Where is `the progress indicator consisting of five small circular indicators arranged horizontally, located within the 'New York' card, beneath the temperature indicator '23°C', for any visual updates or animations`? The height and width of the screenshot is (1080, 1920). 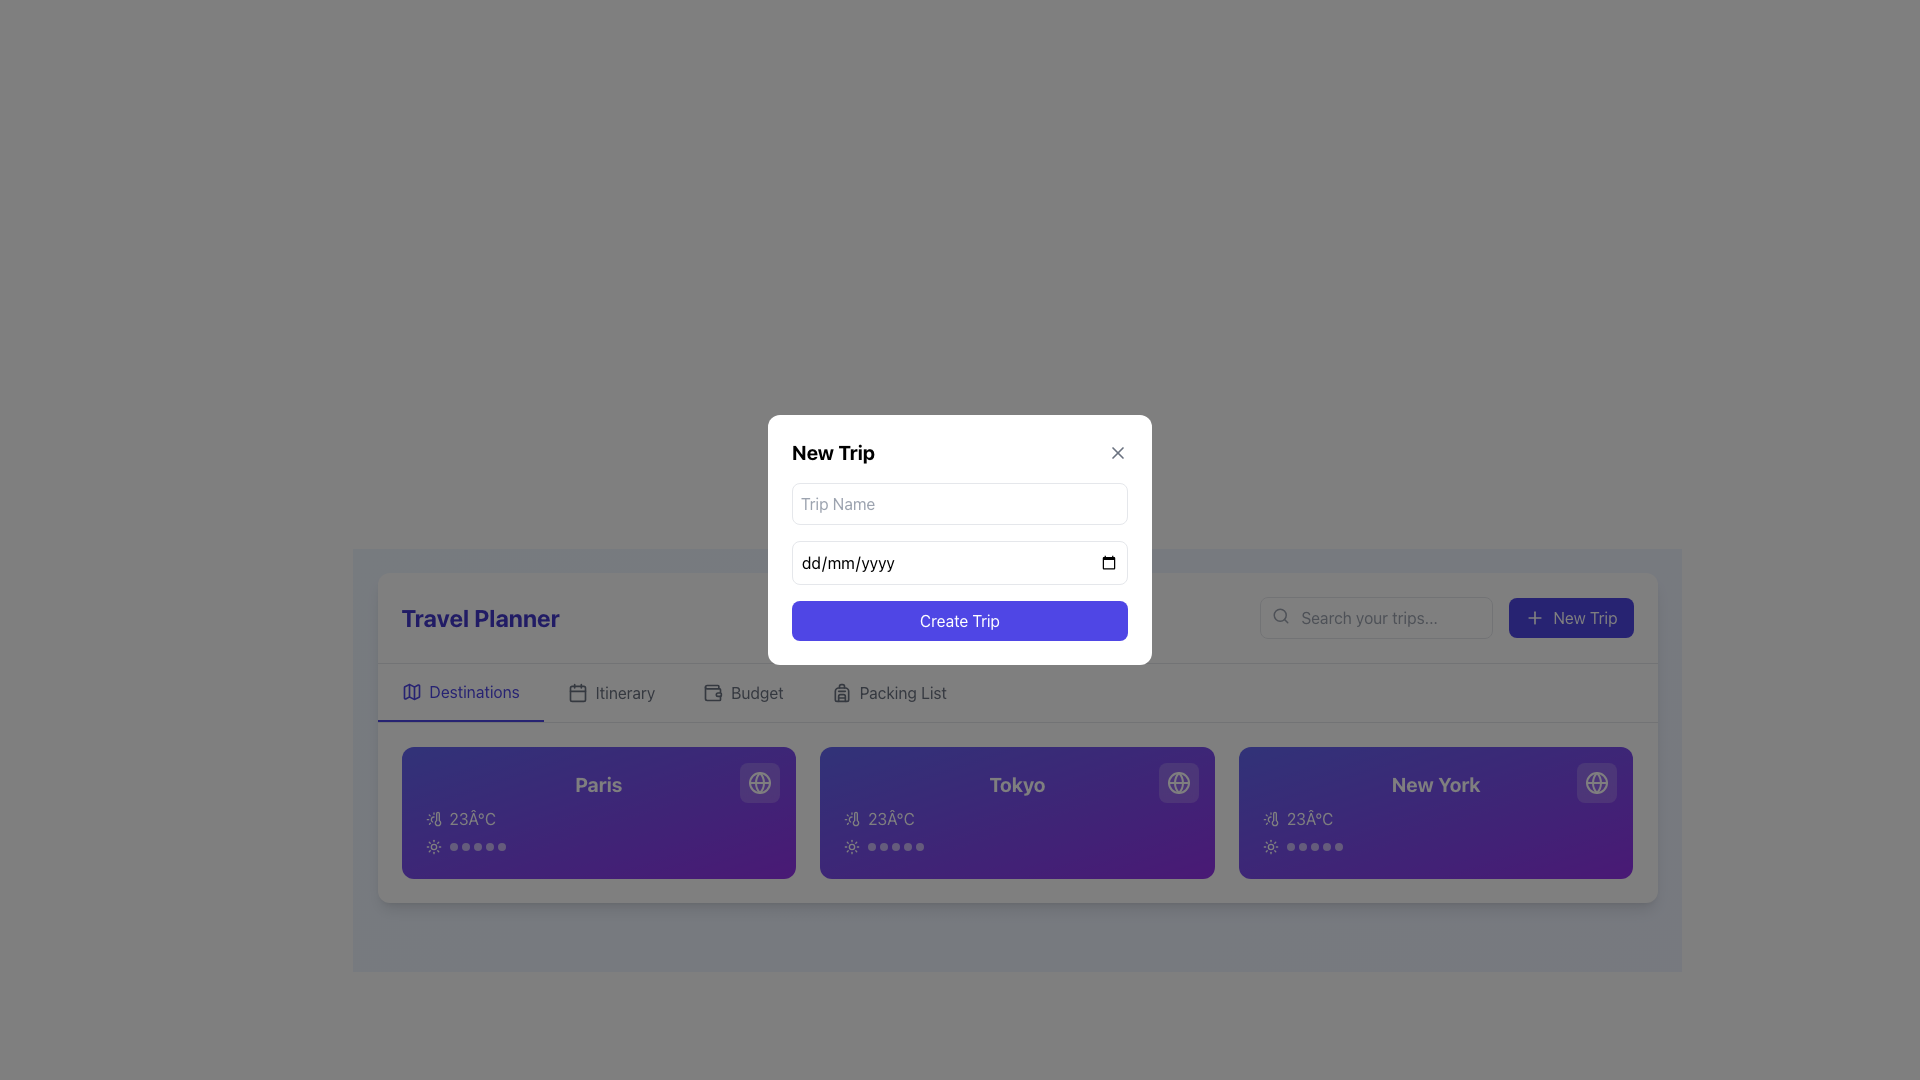 the progress indicator consisting of five small circular indicators arranged horizontally, located within the 'New York' card, beneath the temperature indicator '23°C', for any visual updates or animations is located at coordinates (1435, 847).